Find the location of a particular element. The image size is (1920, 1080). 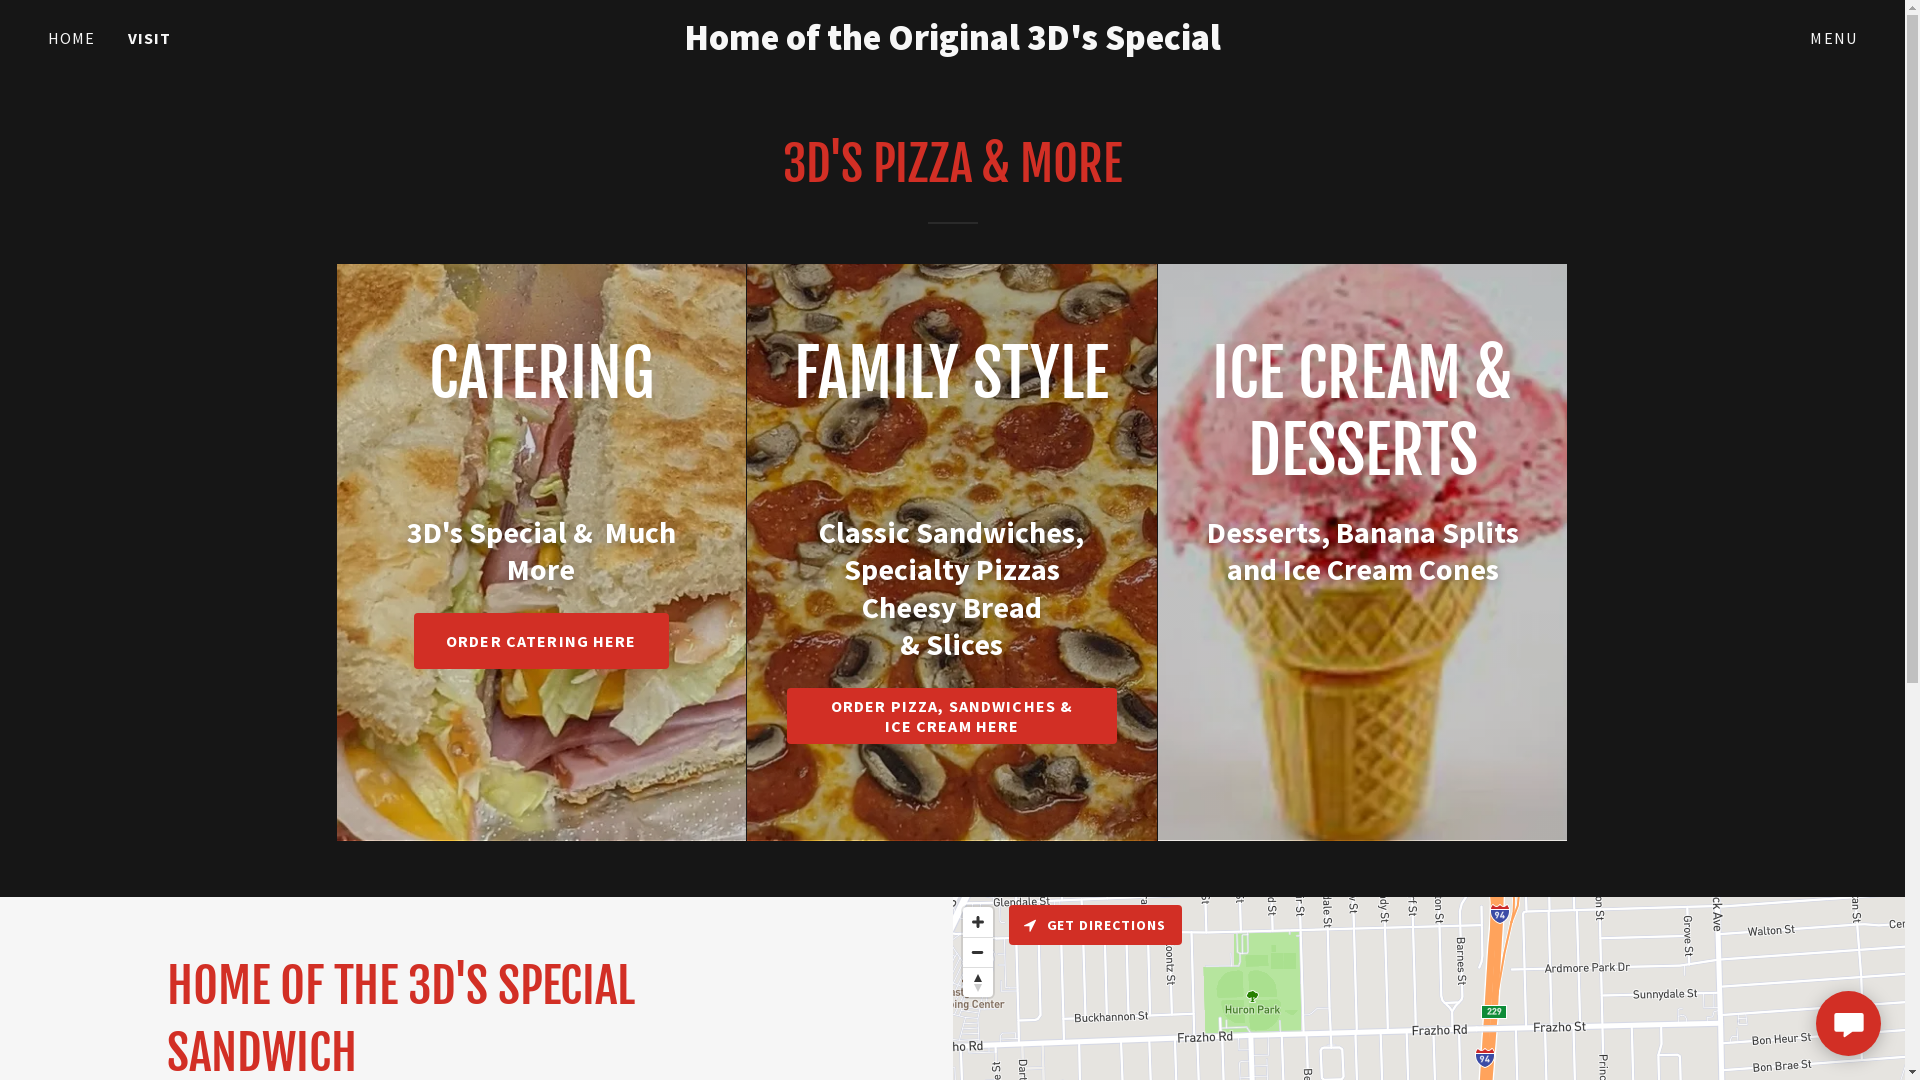

'ORDER CATERING HERE' is located at coordinates (541, 640).